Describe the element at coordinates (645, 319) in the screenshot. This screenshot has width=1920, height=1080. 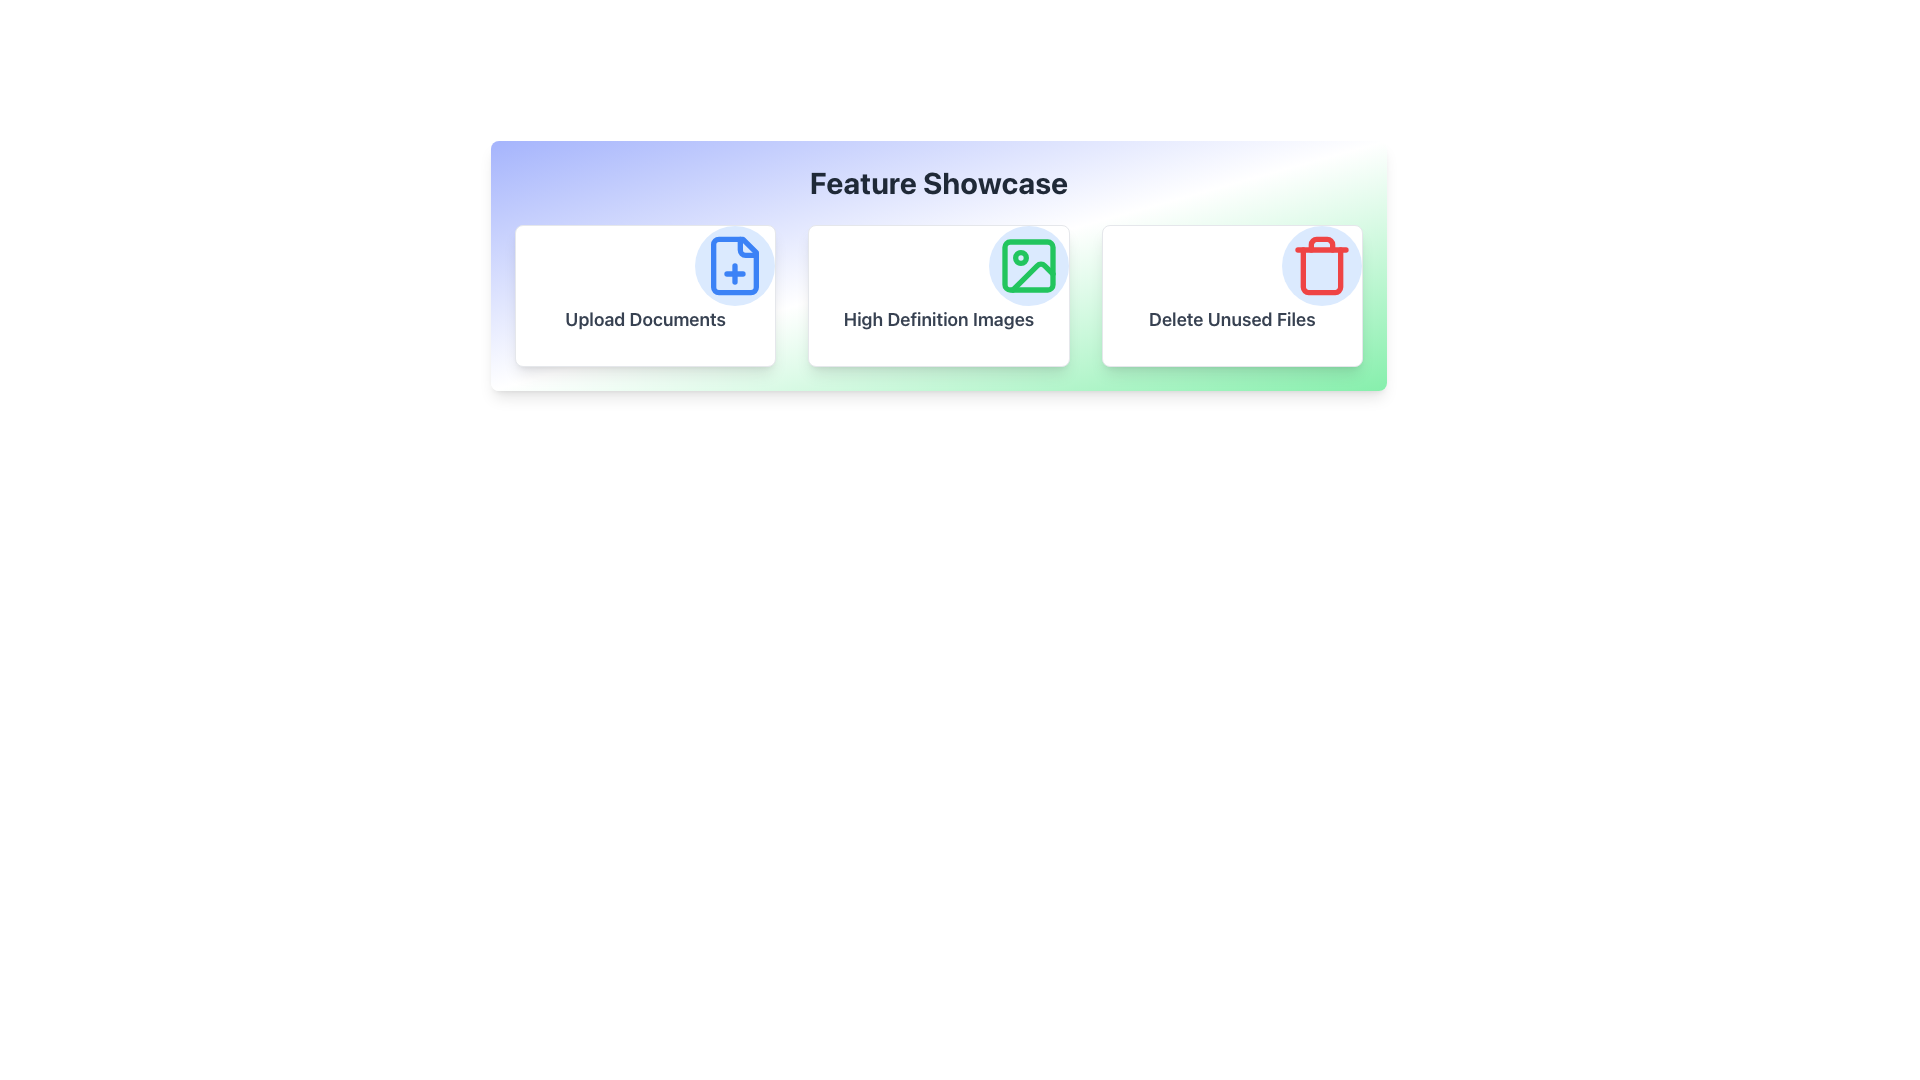
I see `the Text Label indicating the 'Upload Documents' feature, which is located at the bottom central area of the leftmost card in a row of three, directly below the file icon with a plus sign` at that location.